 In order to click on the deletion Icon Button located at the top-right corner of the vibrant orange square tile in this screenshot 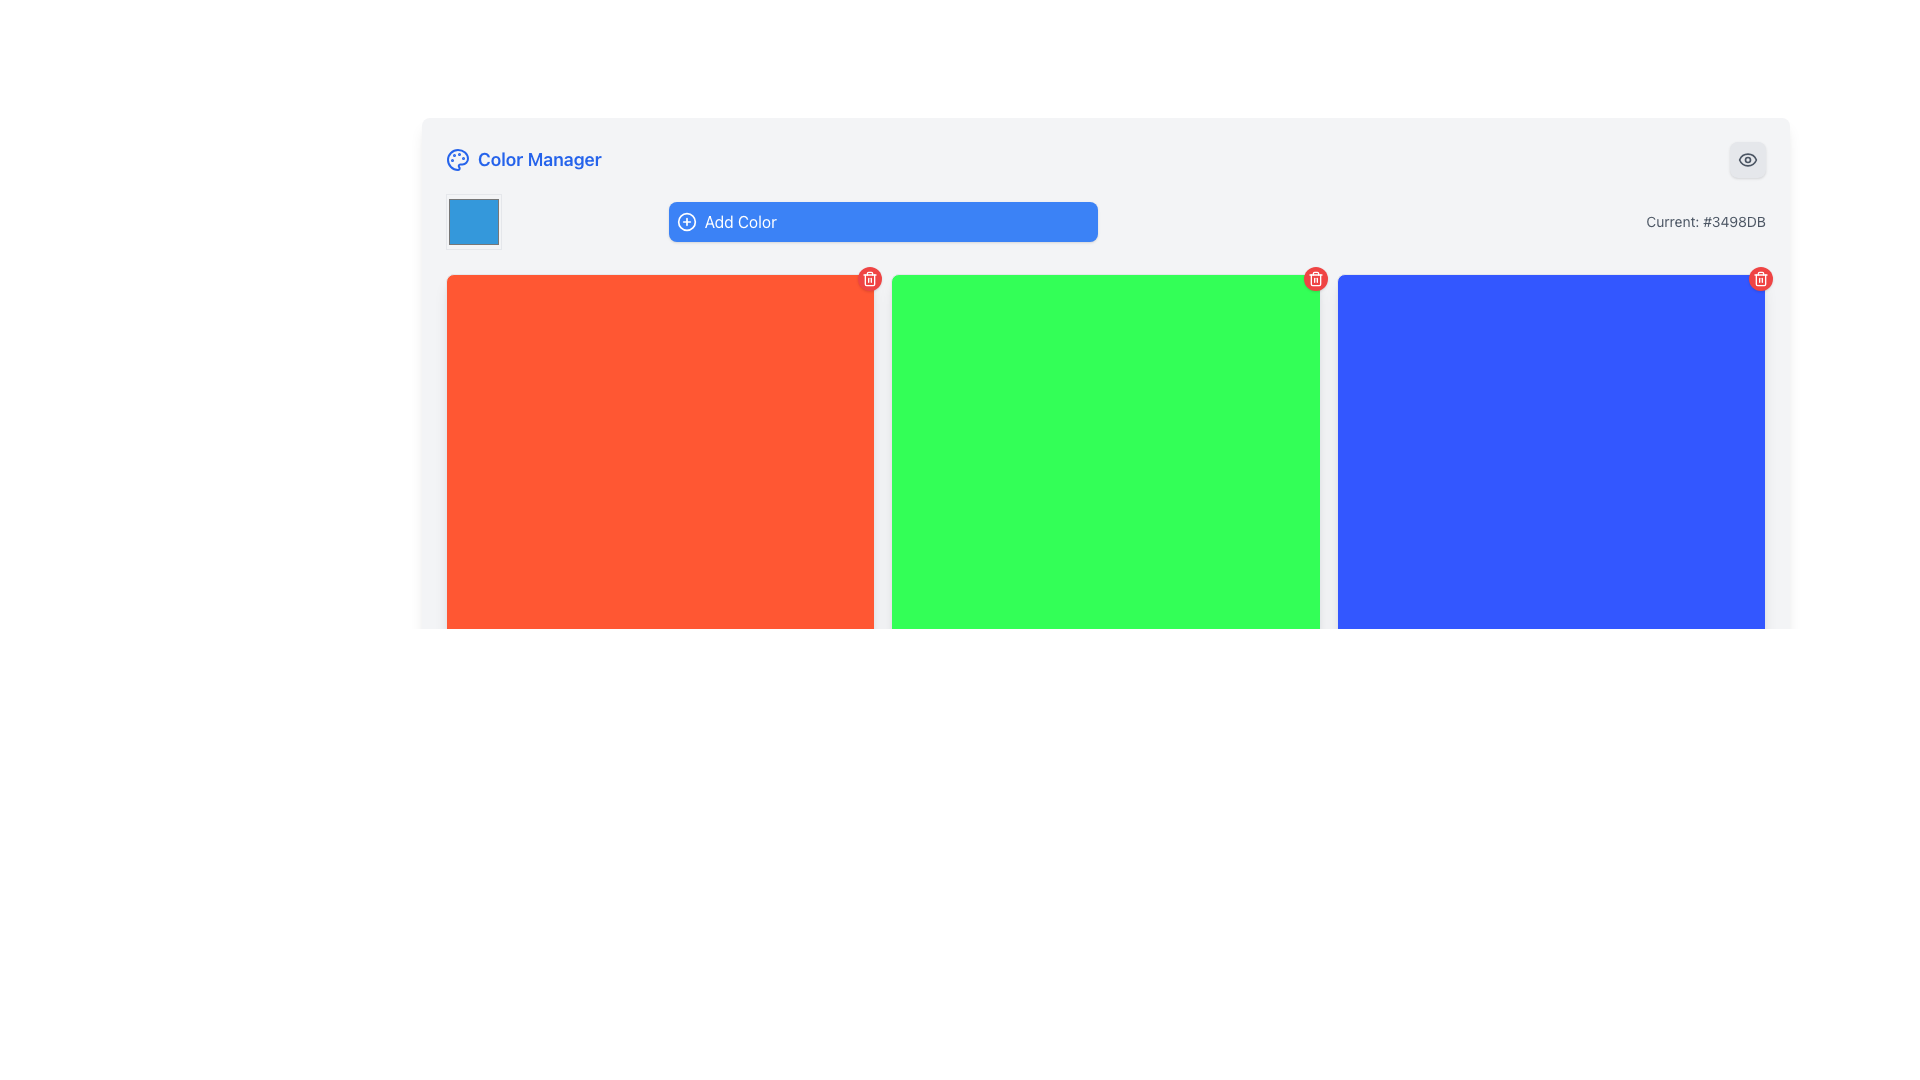, I will do `click(870, 278)`.